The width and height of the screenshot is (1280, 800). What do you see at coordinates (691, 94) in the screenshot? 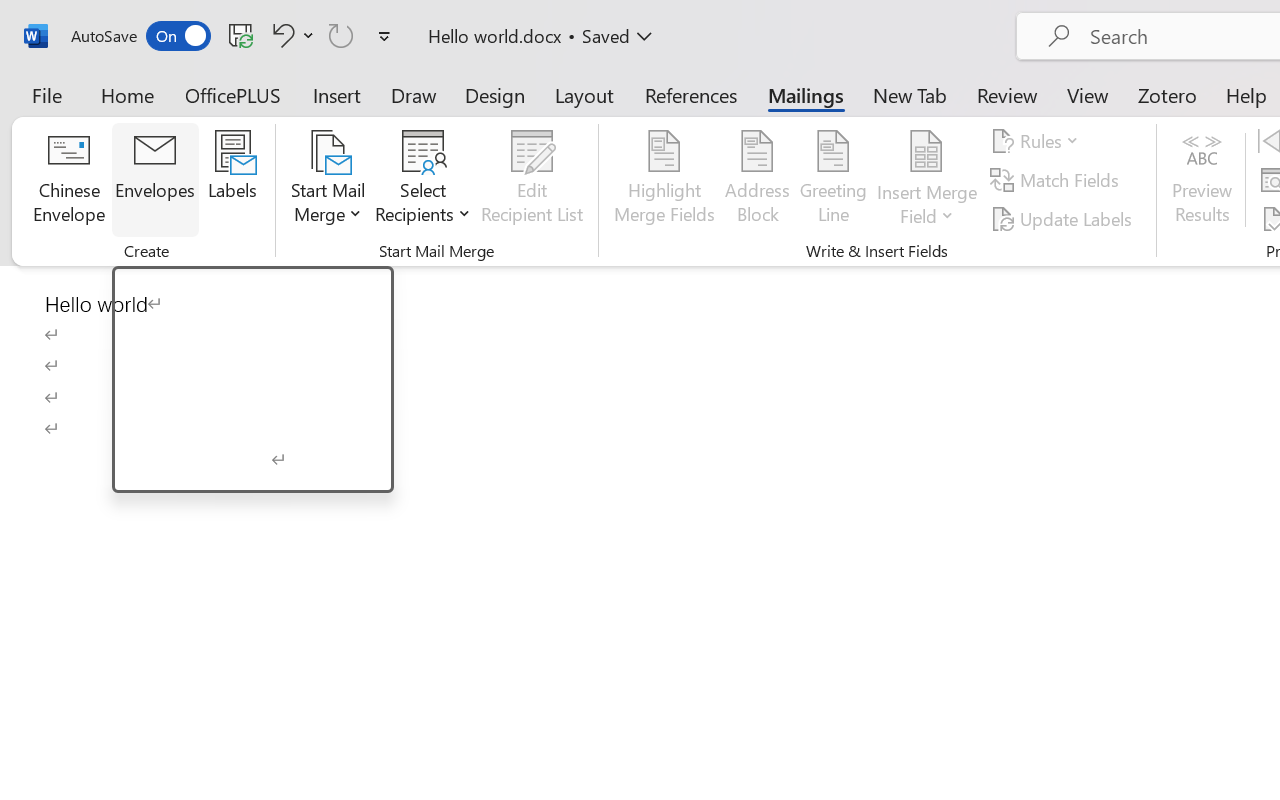
I see `'References'` at bounding box center [691, 94].